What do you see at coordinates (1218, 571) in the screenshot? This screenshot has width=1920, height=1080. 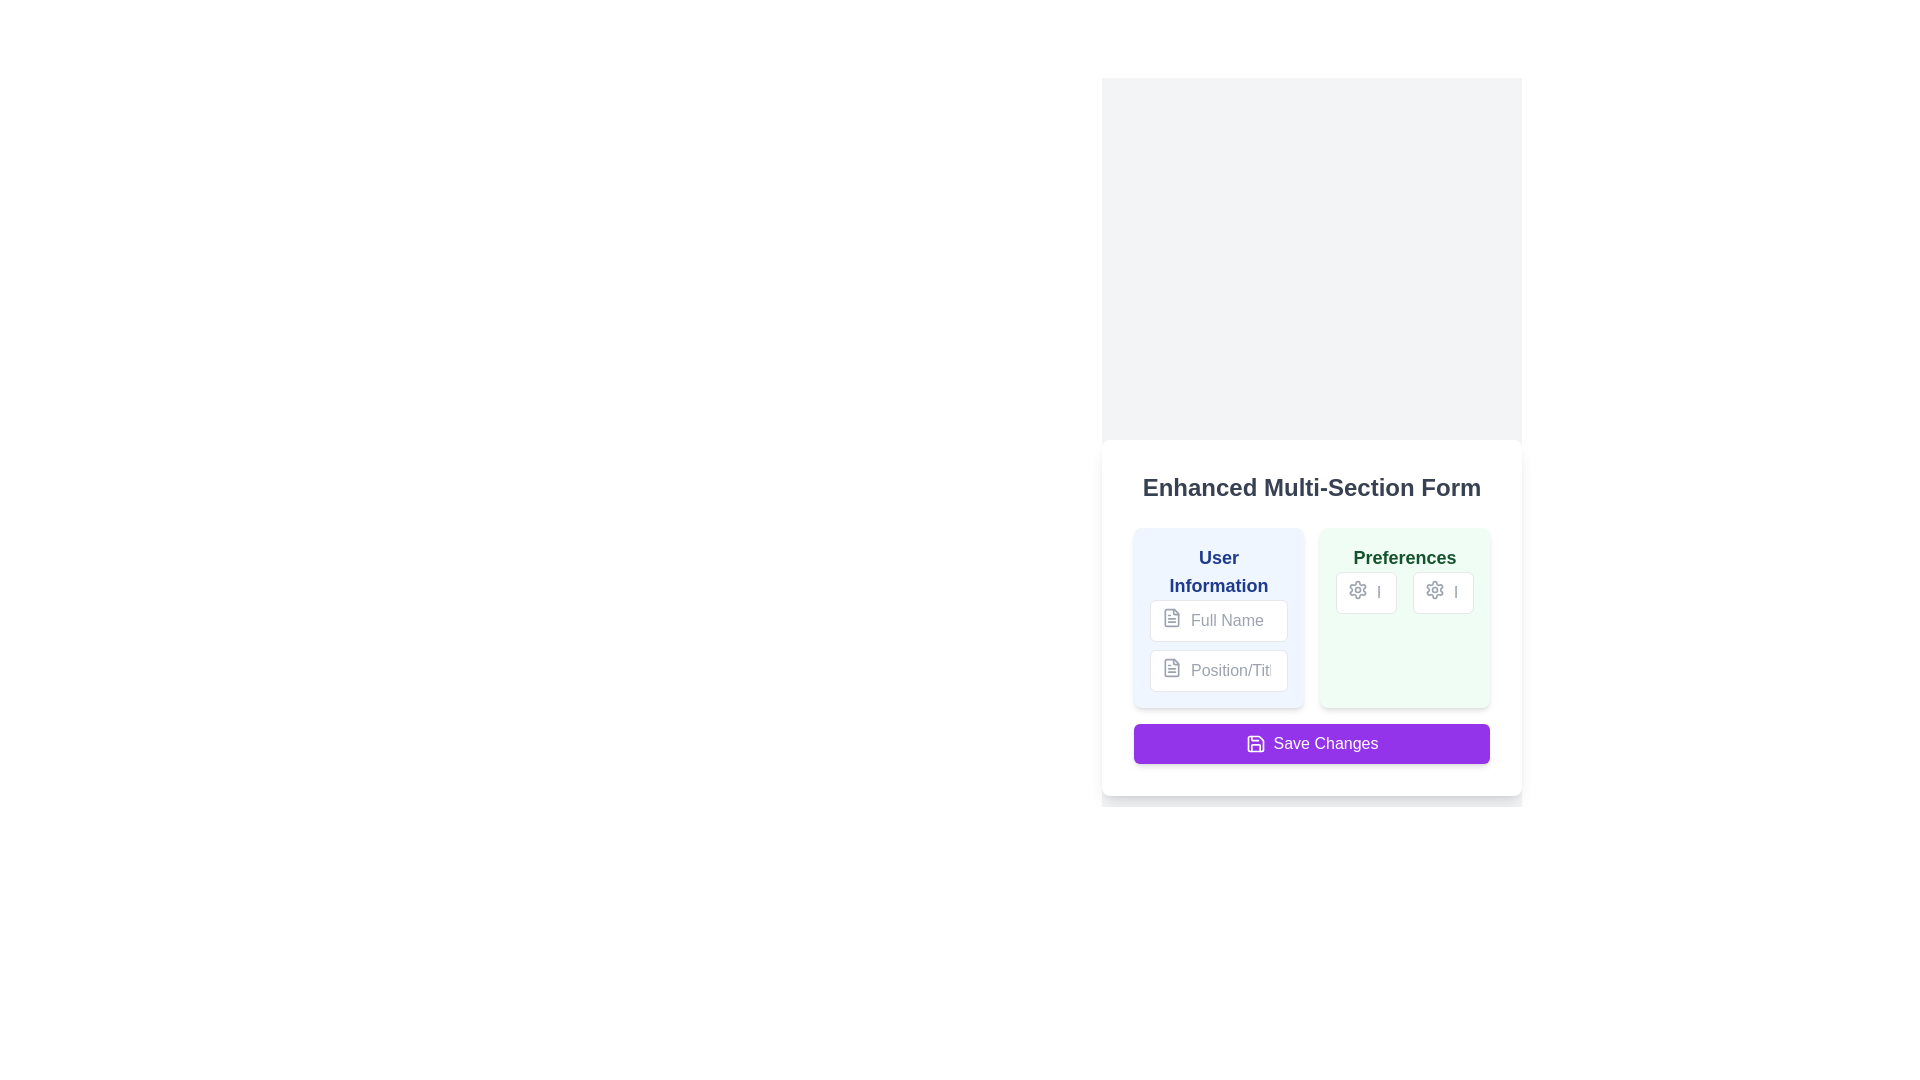 I see `the 'User Information' text label, which is displayed in bold, large blue font on a light blue background, located at the top of the left card in a two-column layout` at bounding box center [1218, 571].